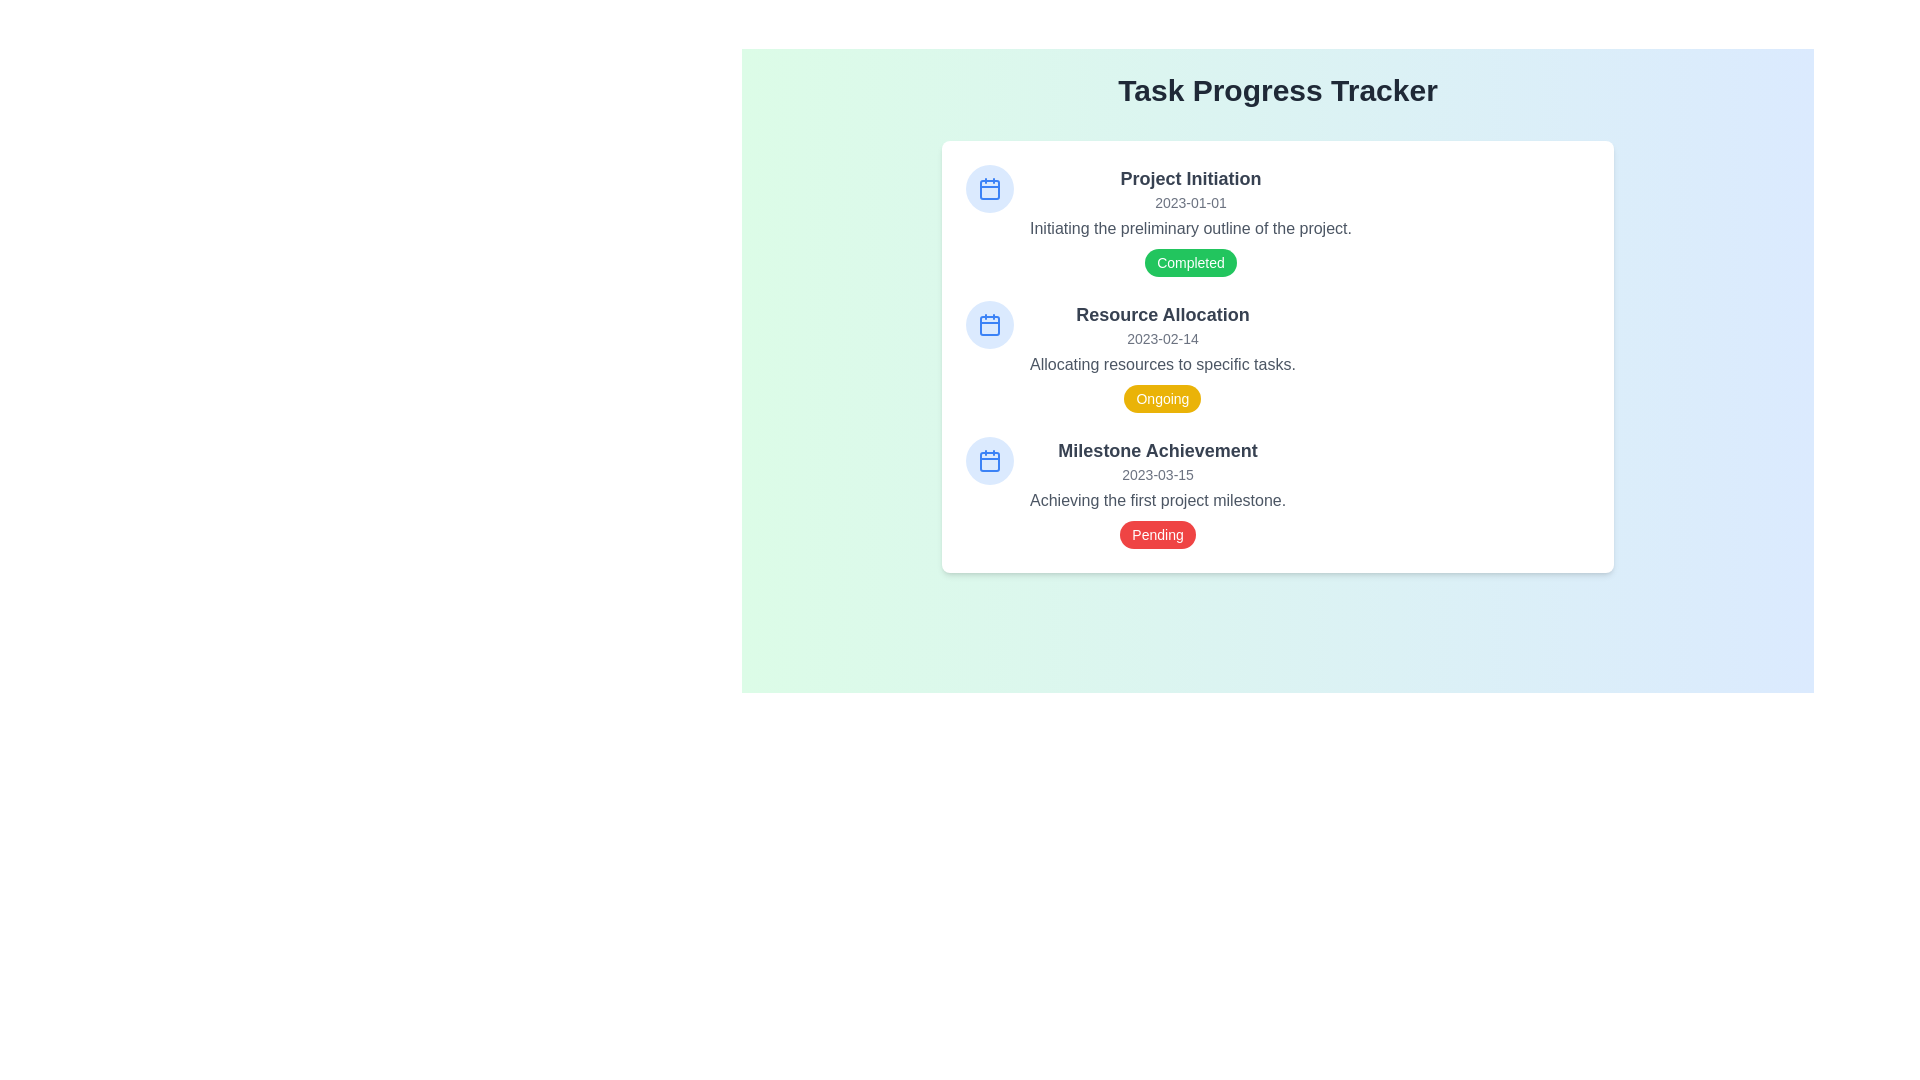  Describe the element at coordinates (1276, 220) in the screenshot. I see `displayed information on the Task Card, which includes the title, date, description, and current status of a specific project phase, located at the center of the card area` at that location.